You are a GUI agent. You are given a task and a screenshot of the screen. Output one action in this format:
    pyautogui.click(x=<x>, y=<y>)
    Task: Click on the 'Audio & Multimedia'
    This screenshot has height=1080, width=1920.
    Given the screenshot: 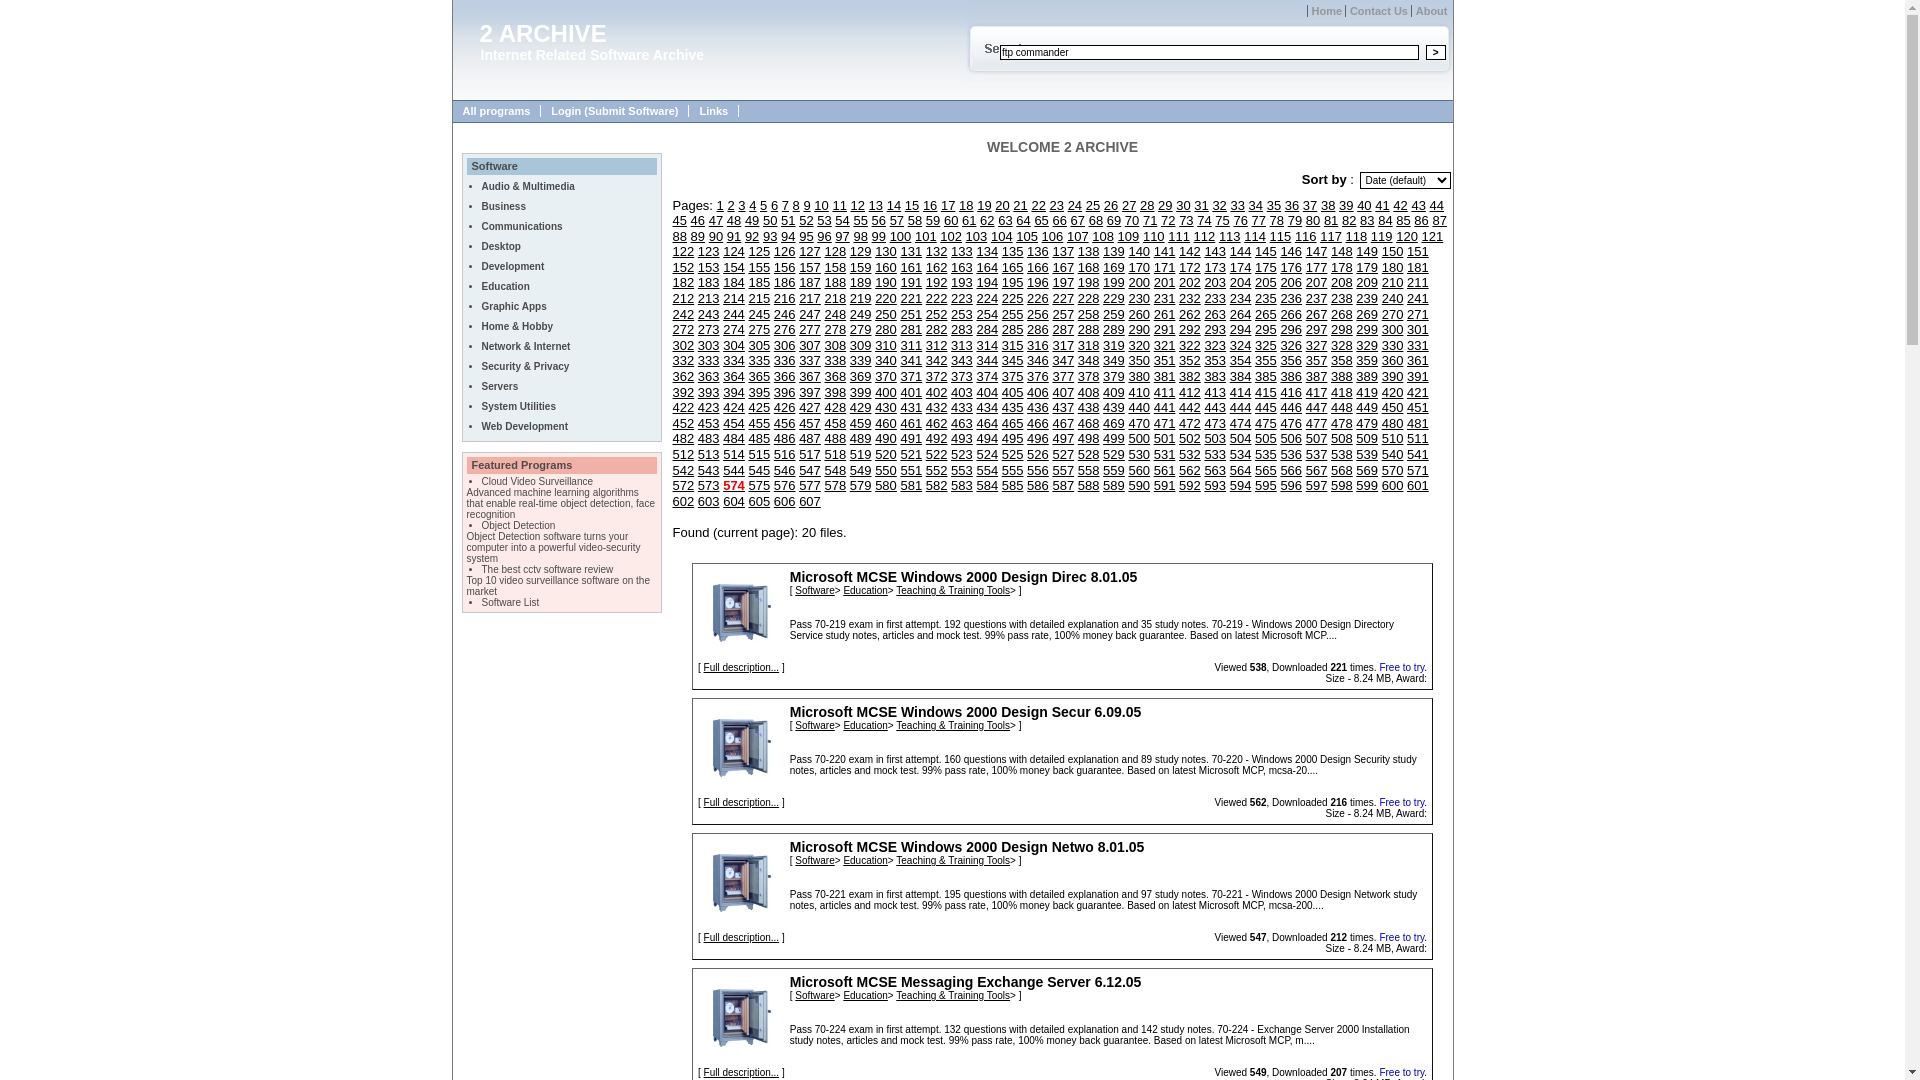 What is the action you would take?
    pyautogui.click(x=528, y=186)
    